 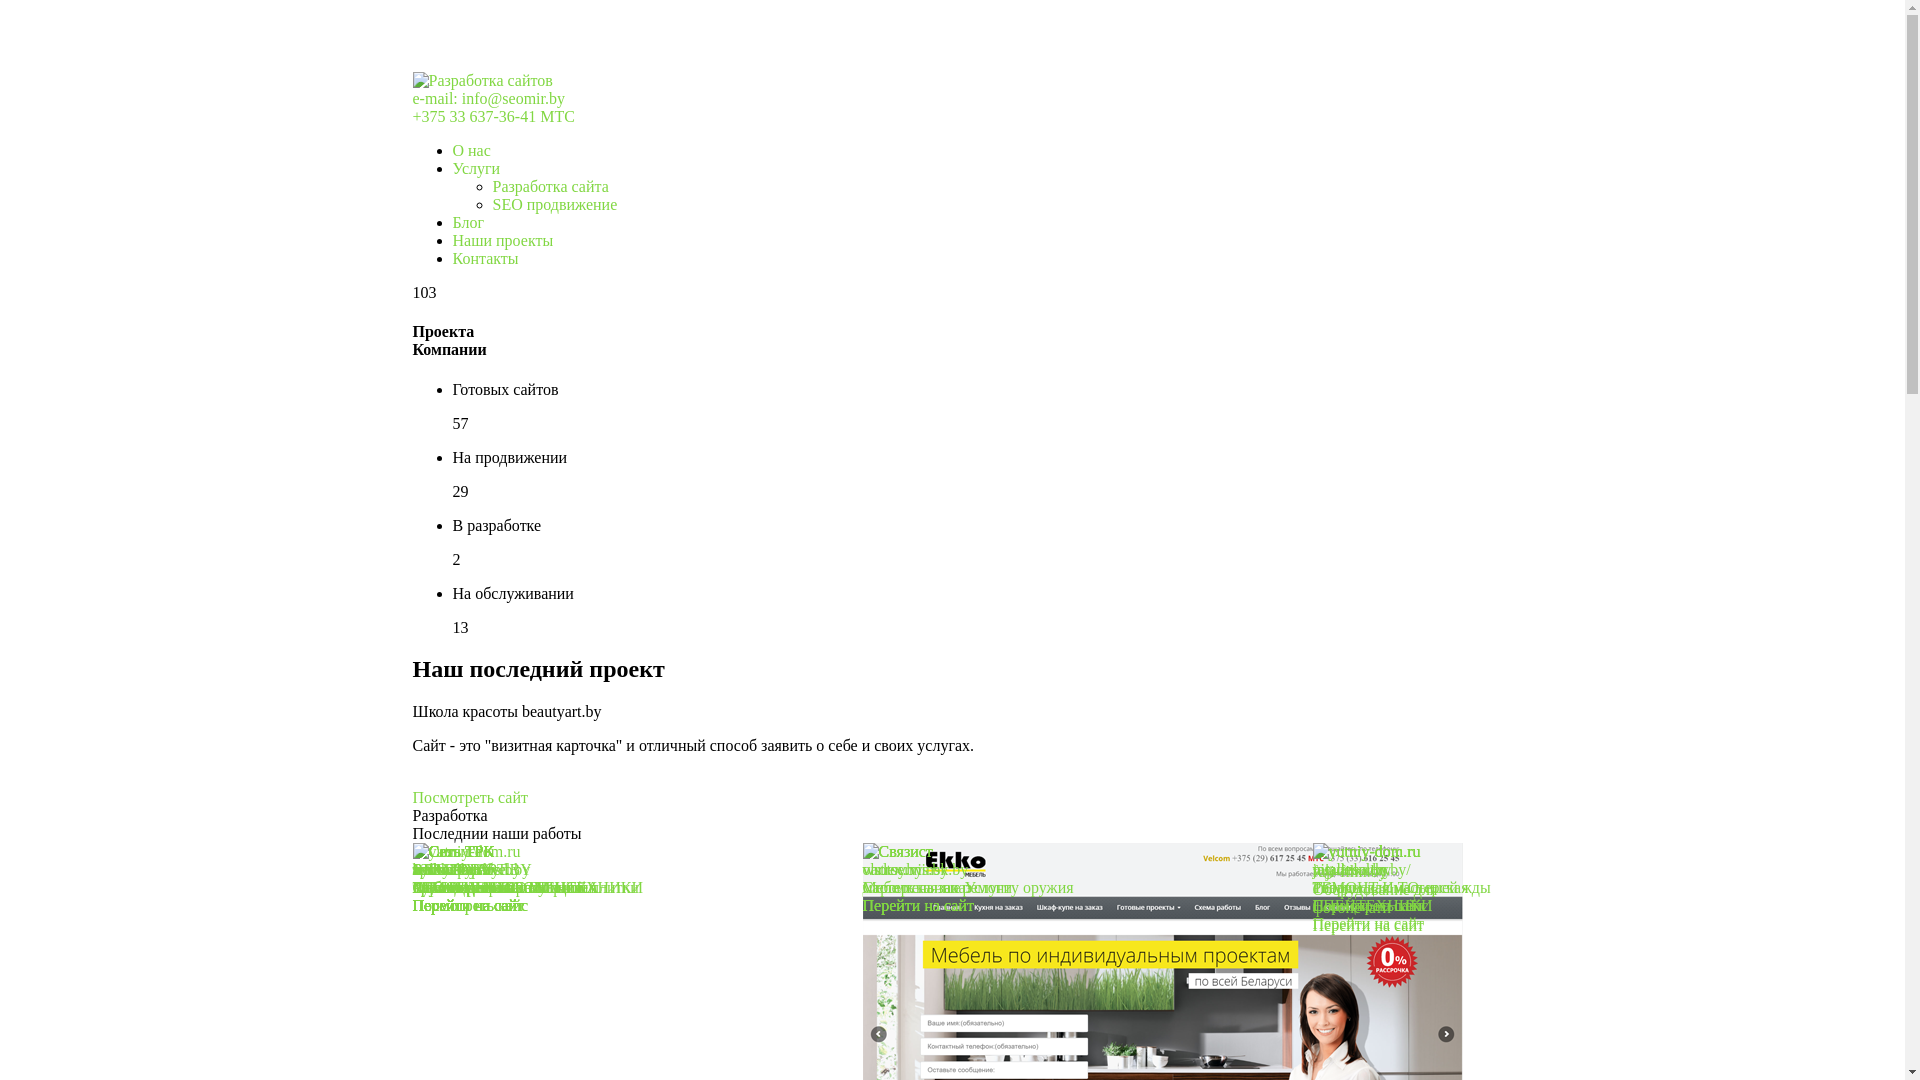 I want to click on 'e-mail: info@seomir.by', so click(x=488, y=98).